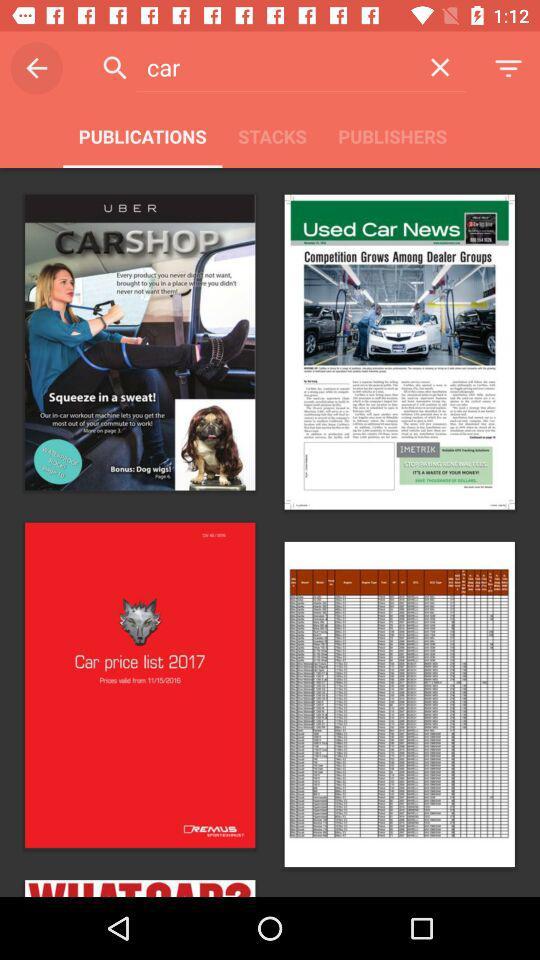  I want to click on the image of car price list 2017, so click(139, 685).